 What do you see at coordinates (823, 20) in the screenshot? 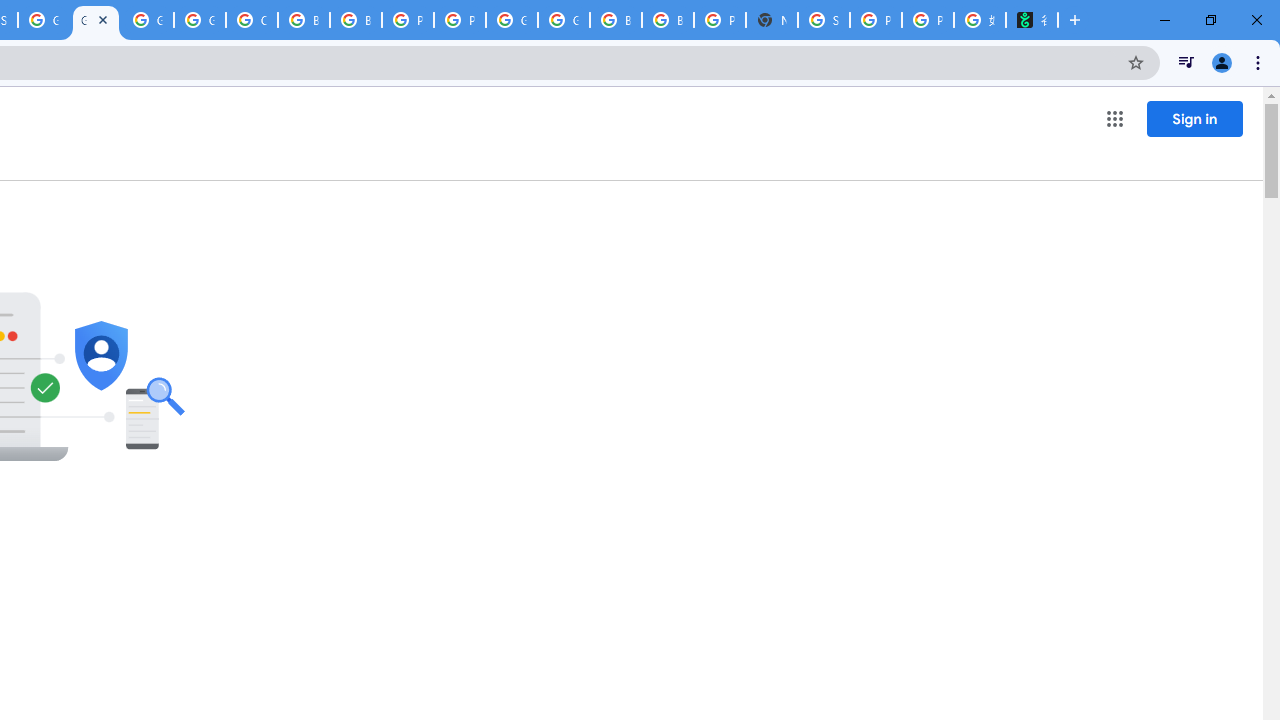
I see `'Sign in - Google Accounts'` at bounding box center [823, 20].